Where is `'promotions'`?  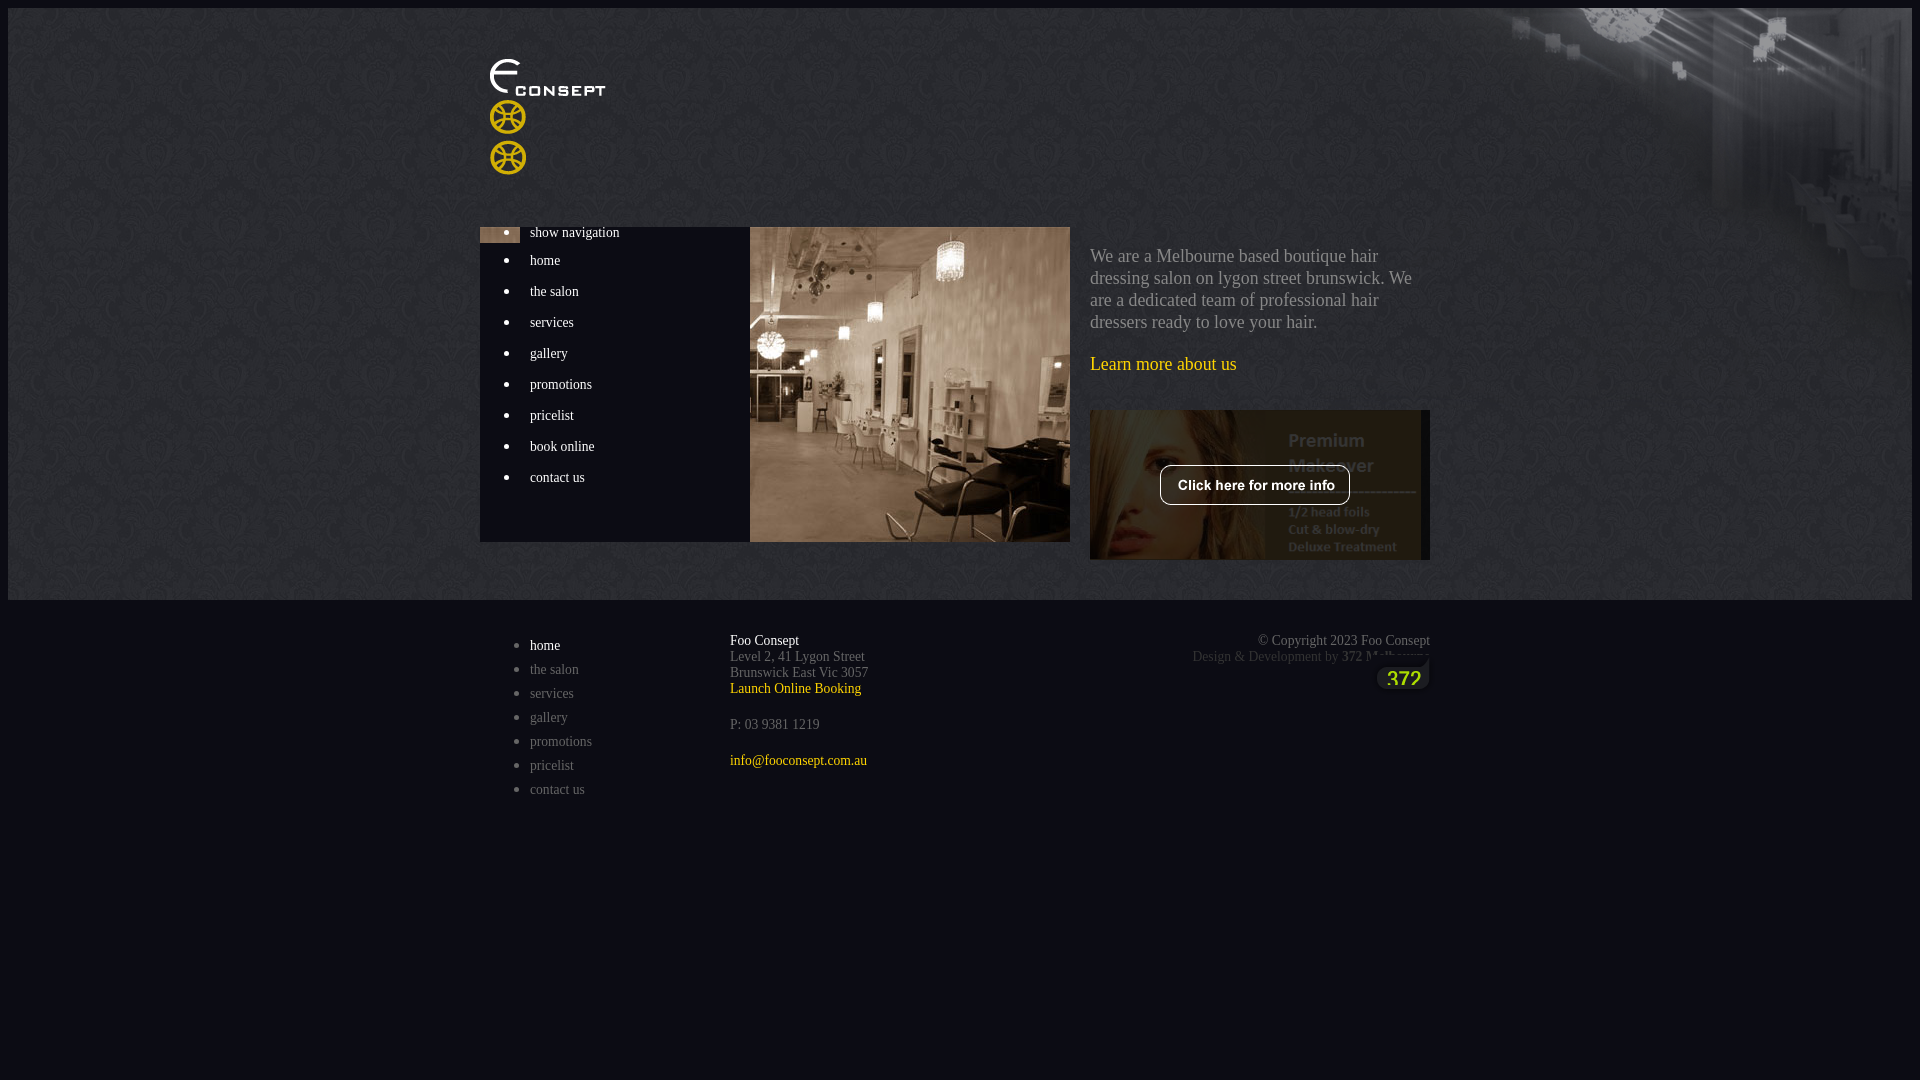 'promotions' is located at coordinates (633, 385).